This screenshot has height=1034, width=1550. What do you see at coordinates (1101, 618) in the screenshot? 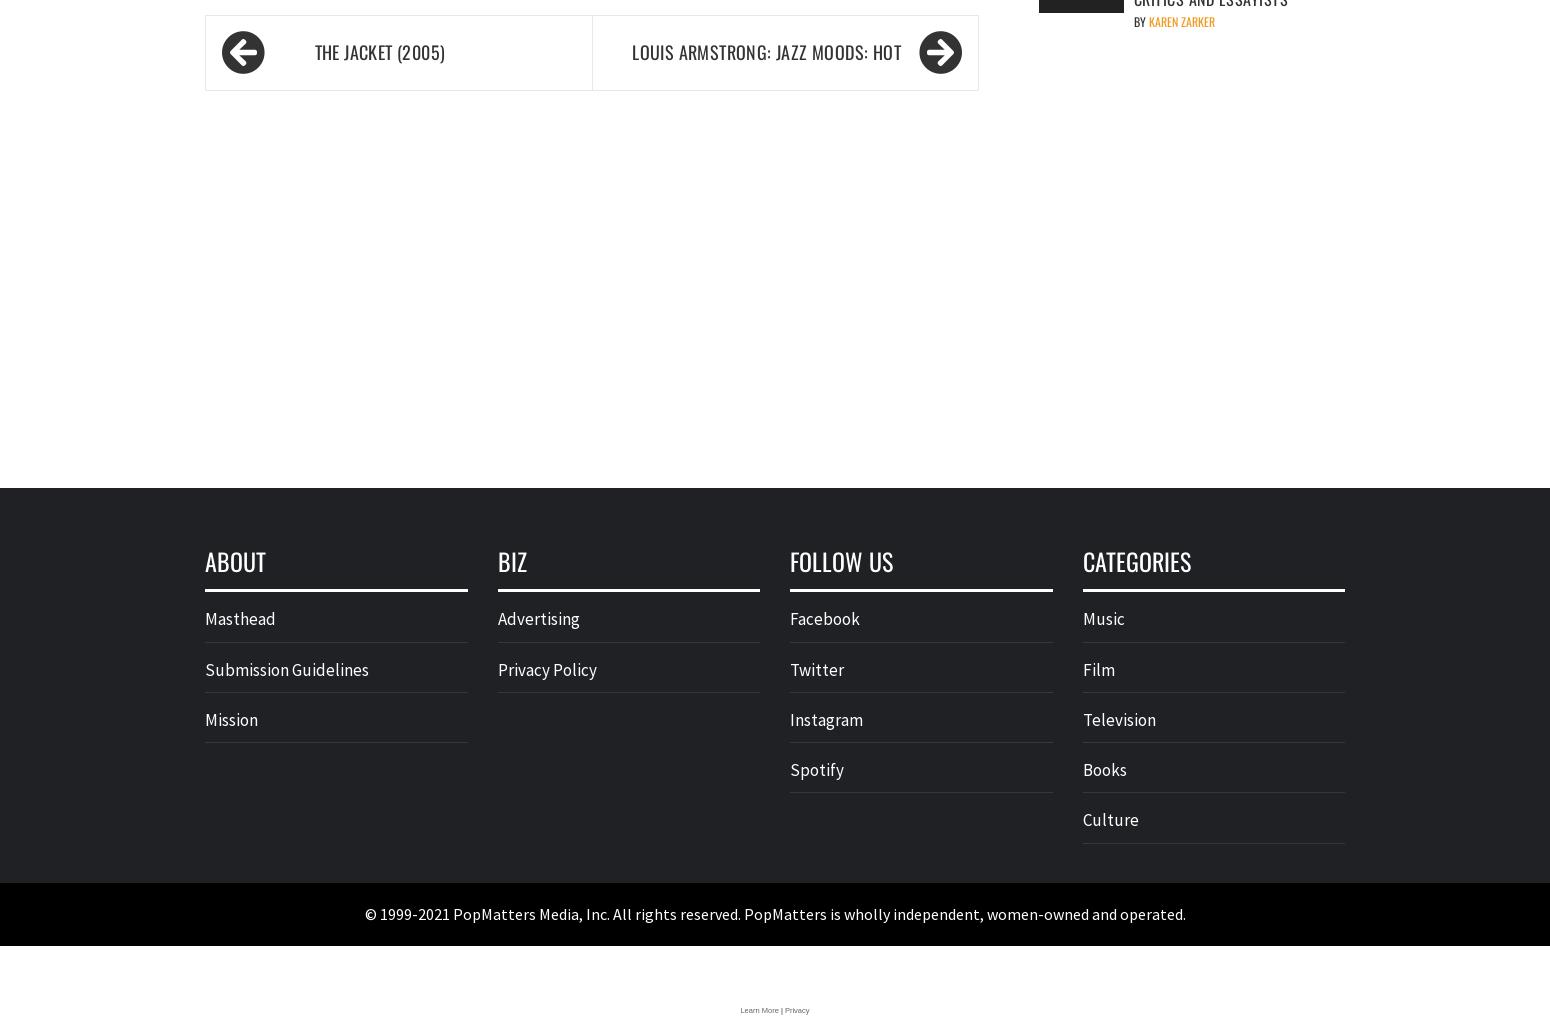
I see `'Music'` at bounding box center [1101, 618].